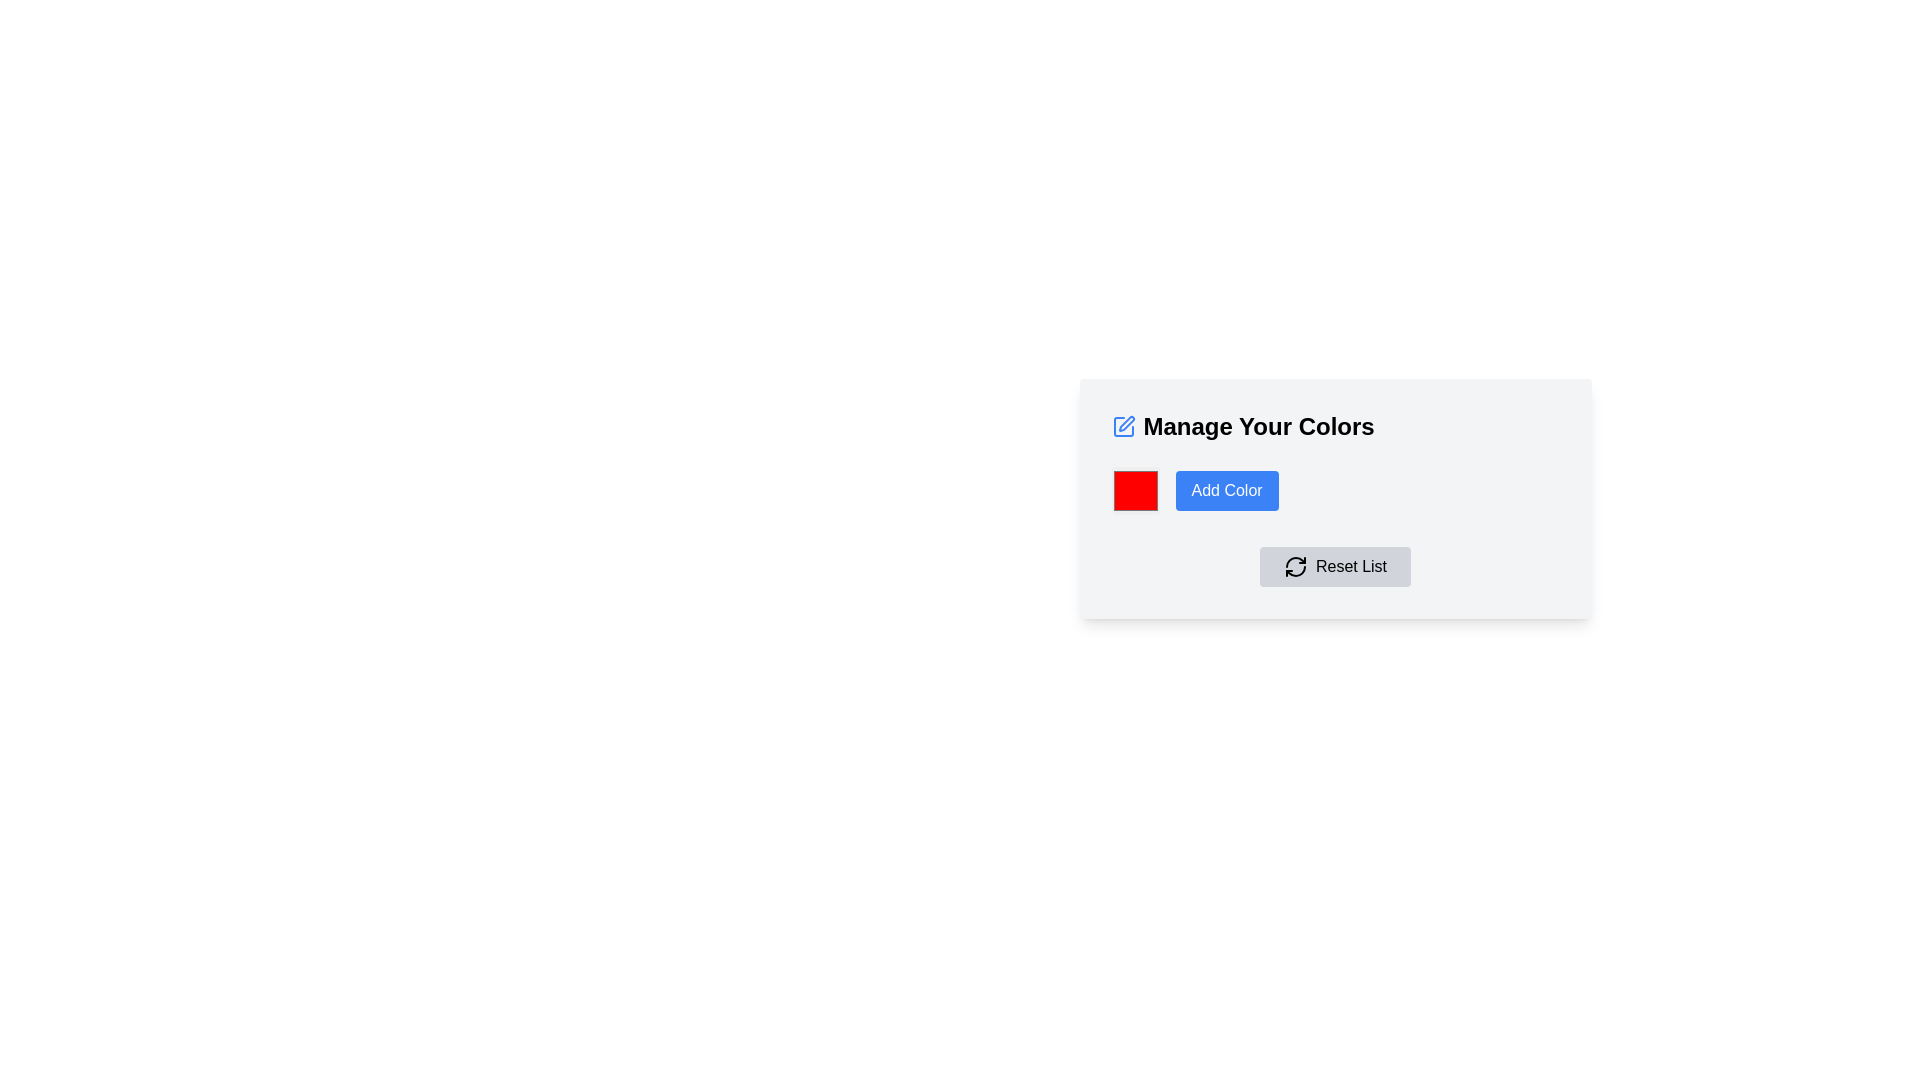  I want to click on the heading text 'Manage Your Colors', which is prominently styled and aligned to the left, indicating it is editable with a pen-shaped icon next to it, so click(1335, 426).